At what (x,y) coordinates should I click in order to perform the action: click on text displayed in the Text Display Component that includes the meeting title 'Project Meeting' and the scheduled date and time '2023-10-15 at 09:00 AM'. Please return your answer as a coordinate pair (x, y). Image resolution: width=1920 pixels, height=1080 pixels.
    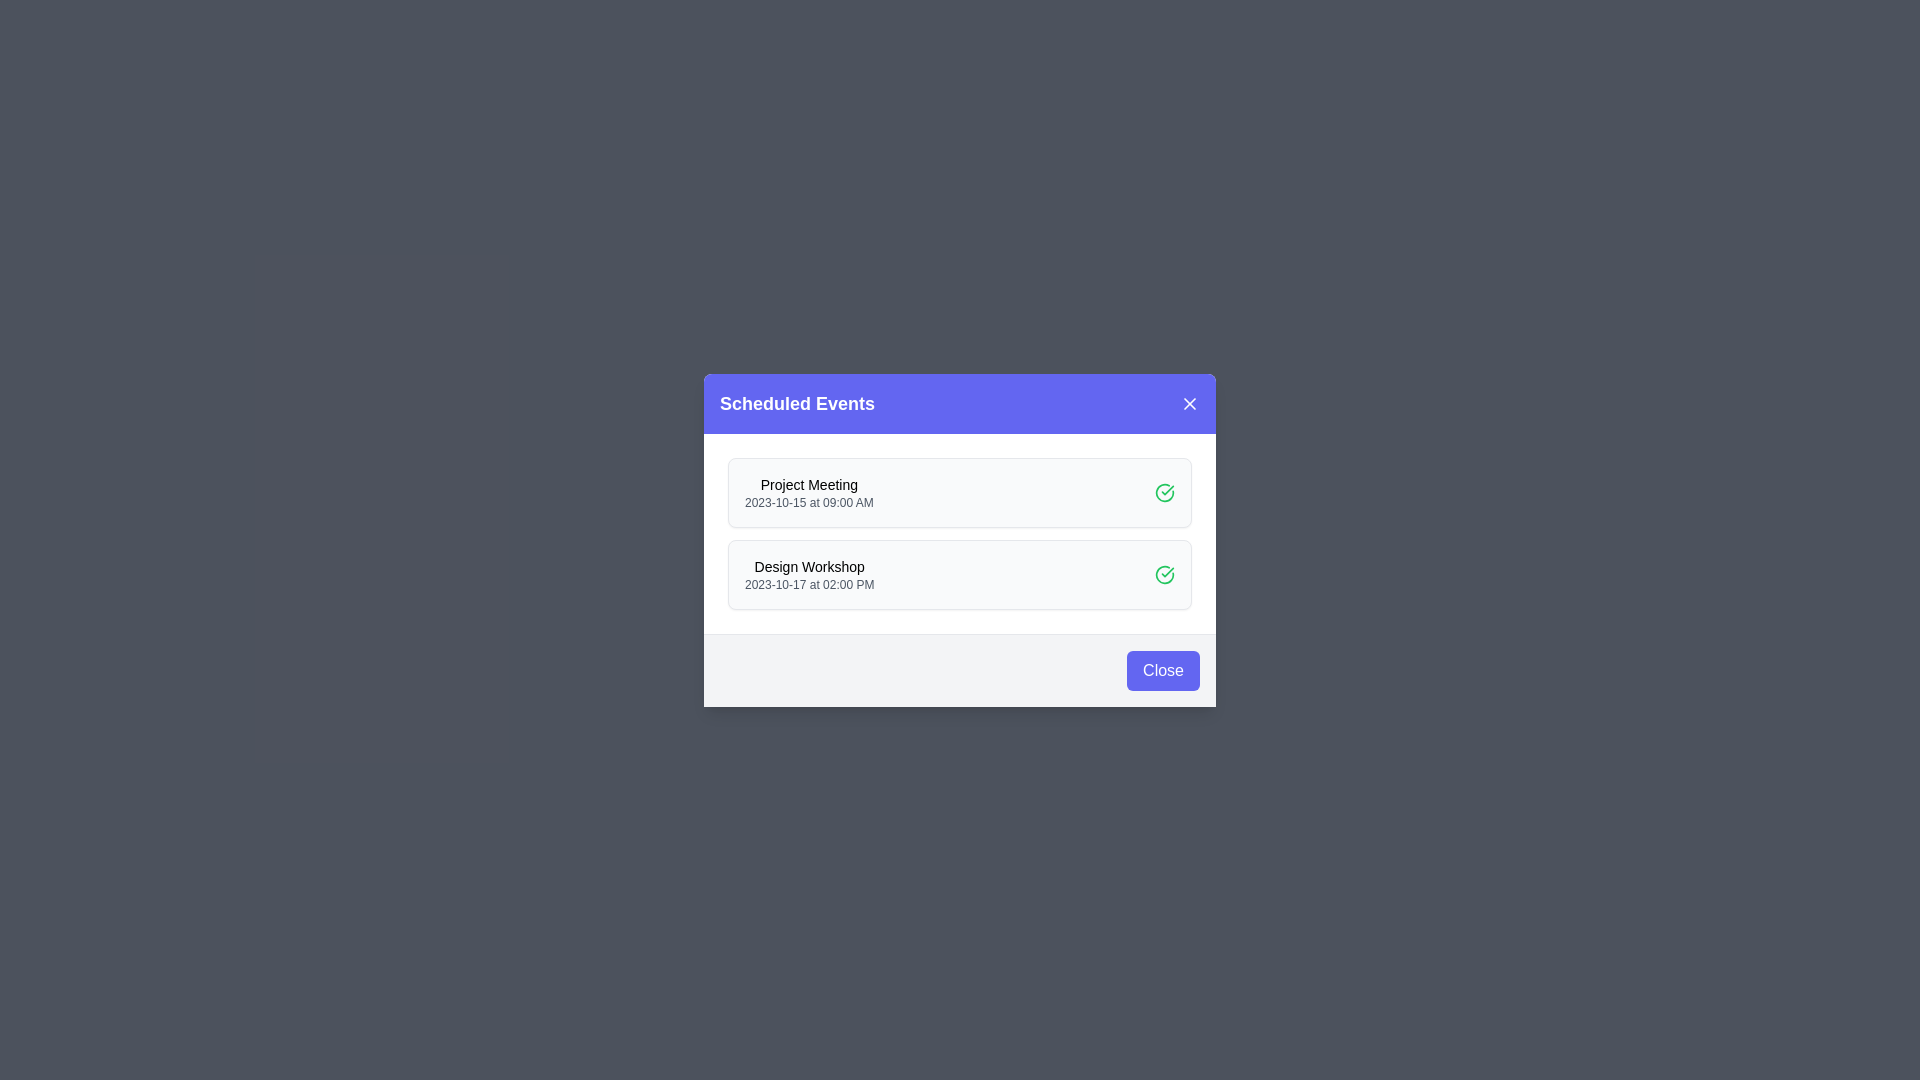
    Looking at the image, I should click on (809, 492).